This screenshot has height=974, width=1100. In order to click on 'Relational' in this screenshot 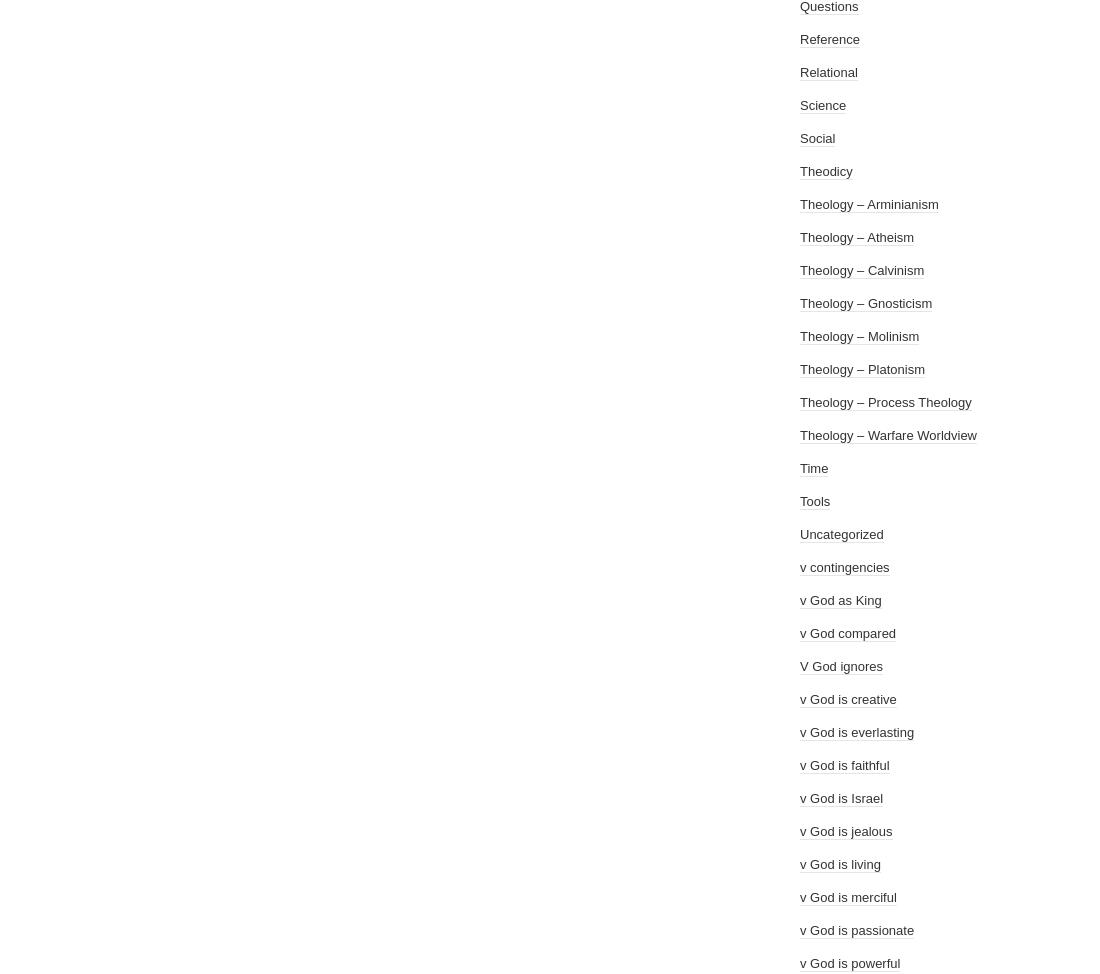, I will do `click(800, 72)`.